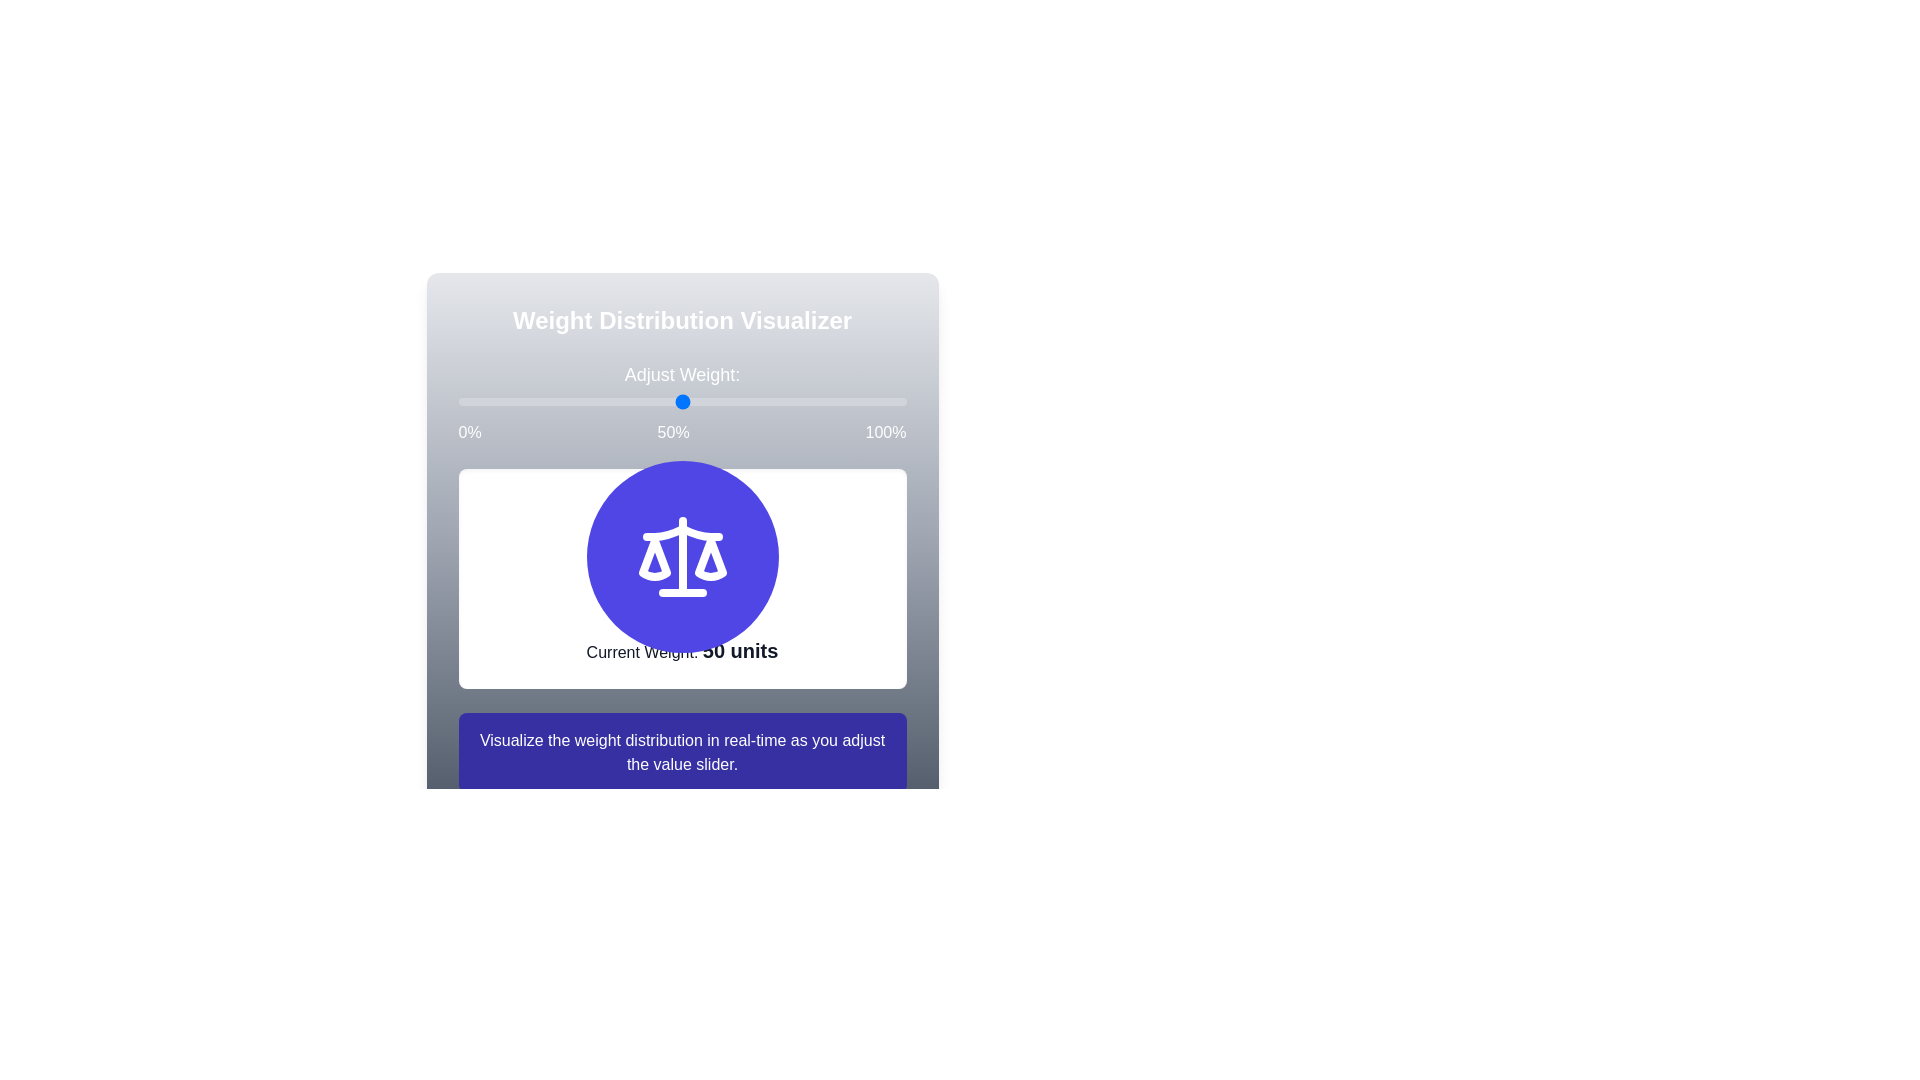 Image resolution: width=1920 pixels, height=1080 pixels. Describe the element at coordinates (682, 556) in the screenshot. I see `the scales icon to select it` at that location.